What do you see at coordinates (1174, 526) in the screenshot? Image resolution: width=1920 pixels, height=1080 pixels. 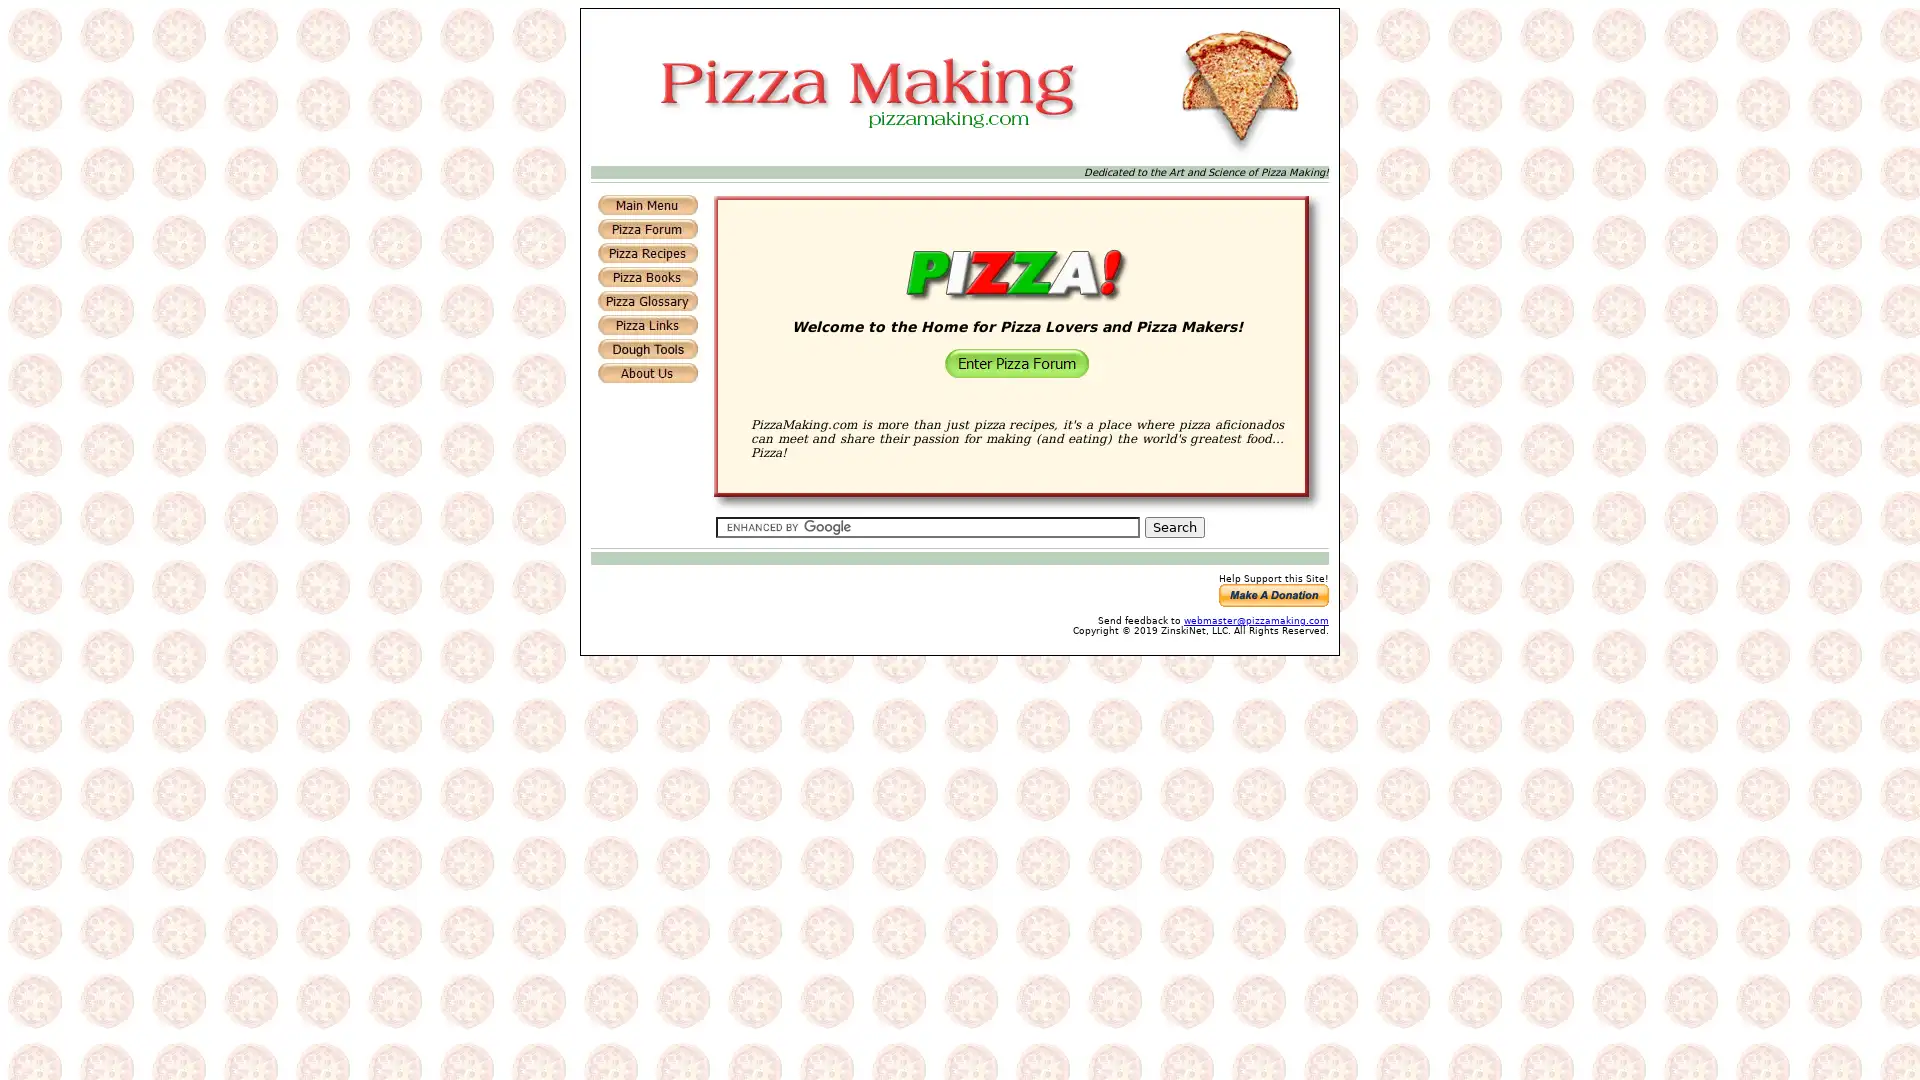 I see `Search` at bounding box center [1174, 526].